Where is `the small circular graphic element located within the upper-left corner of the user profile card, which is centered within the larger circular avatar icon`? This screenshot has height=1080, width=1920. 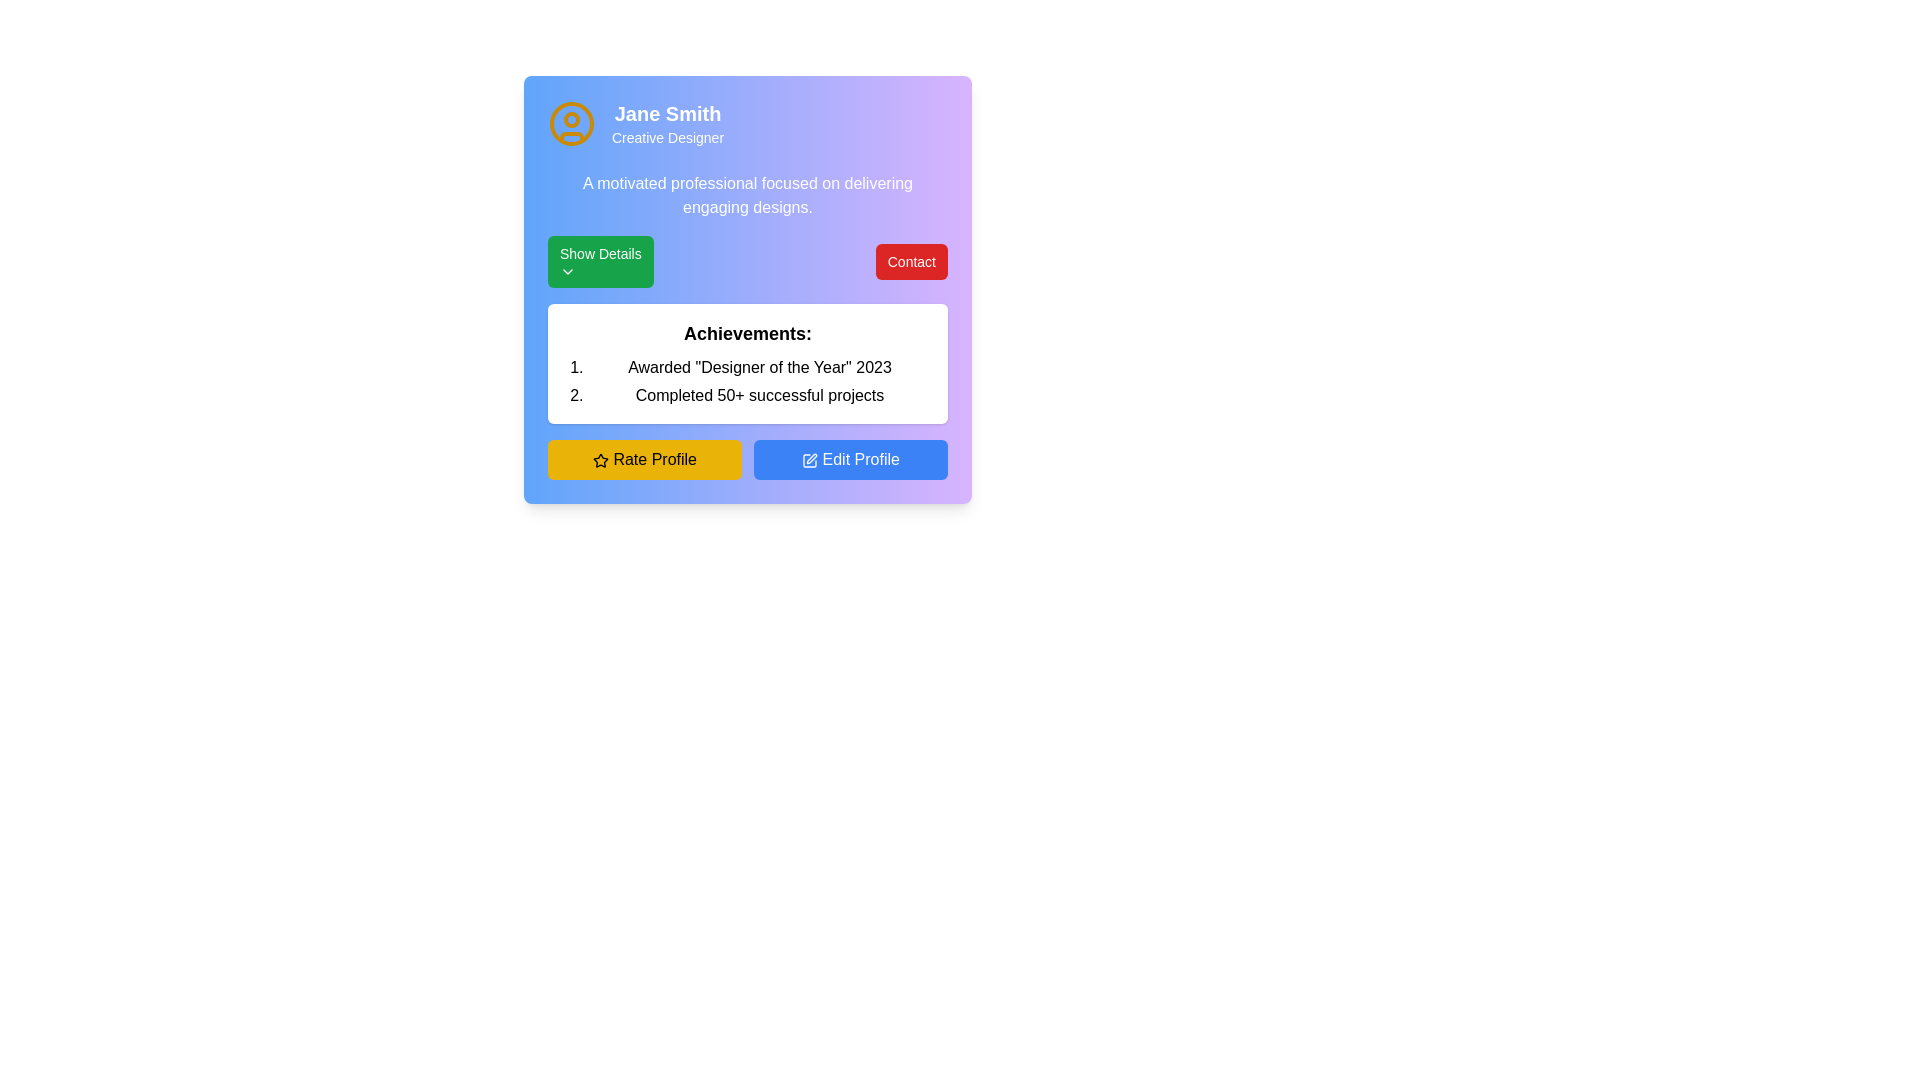
the small circular graphic element located within the upper-left corner of the user profile card, which is centered within the larger circular avatar icon is located at coordinates (570, 119).